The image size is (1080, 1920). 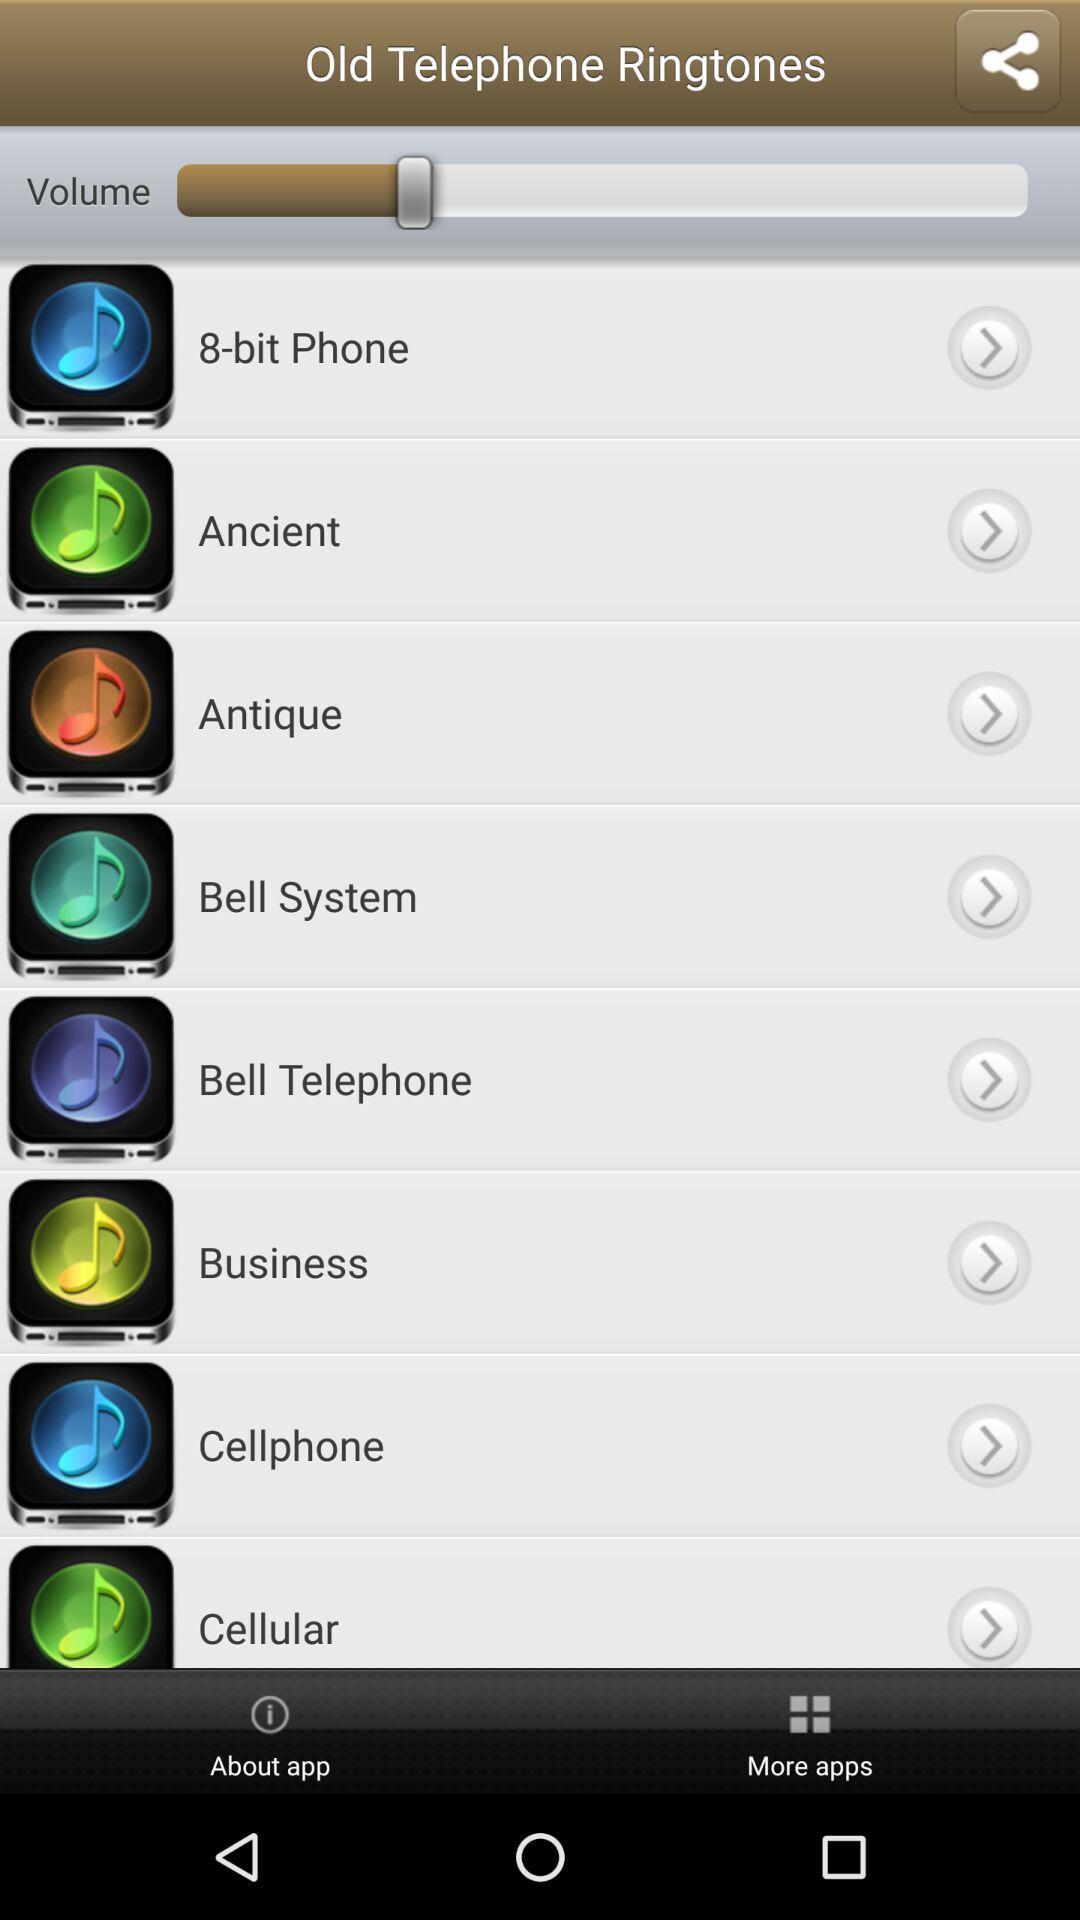 I want to click on ringtone, so click(x=987, y=1260).